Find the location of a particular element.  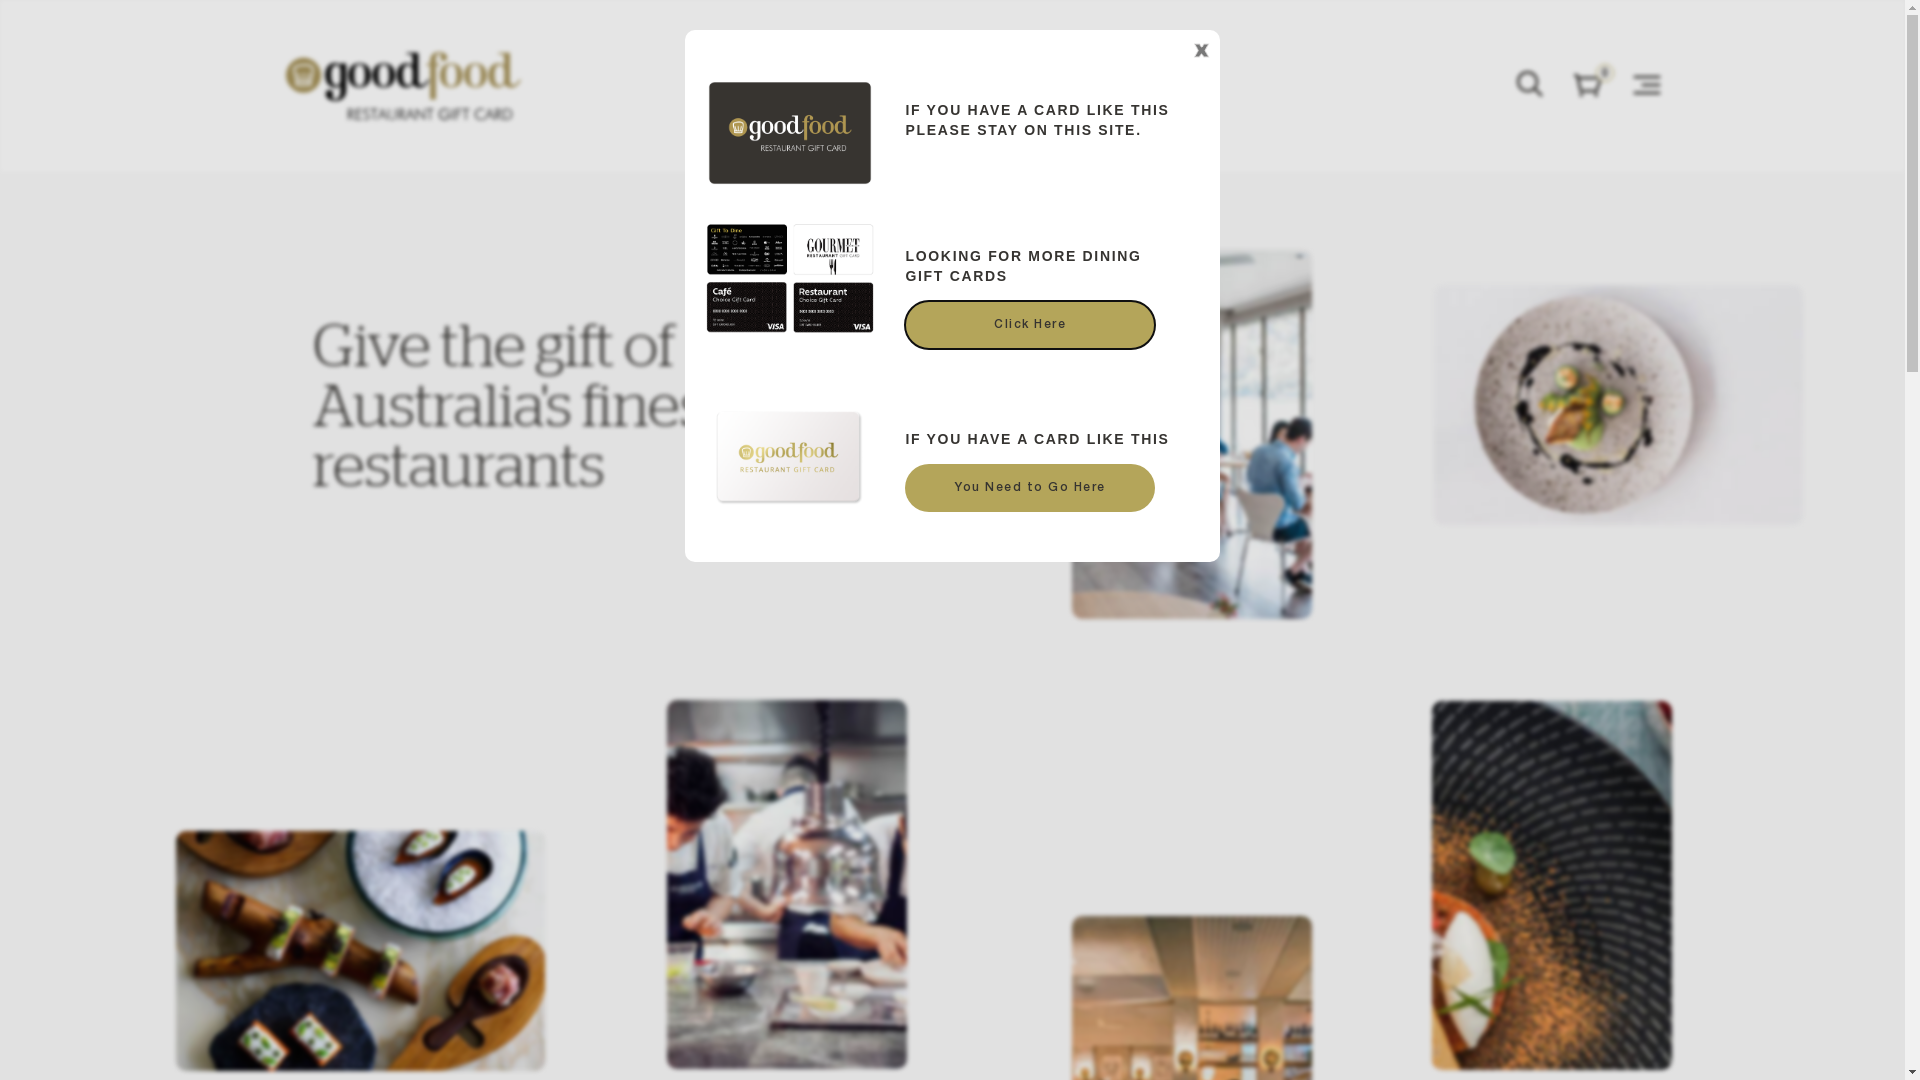

'You Need to Go Here' is located at coordinates (1030, 488).